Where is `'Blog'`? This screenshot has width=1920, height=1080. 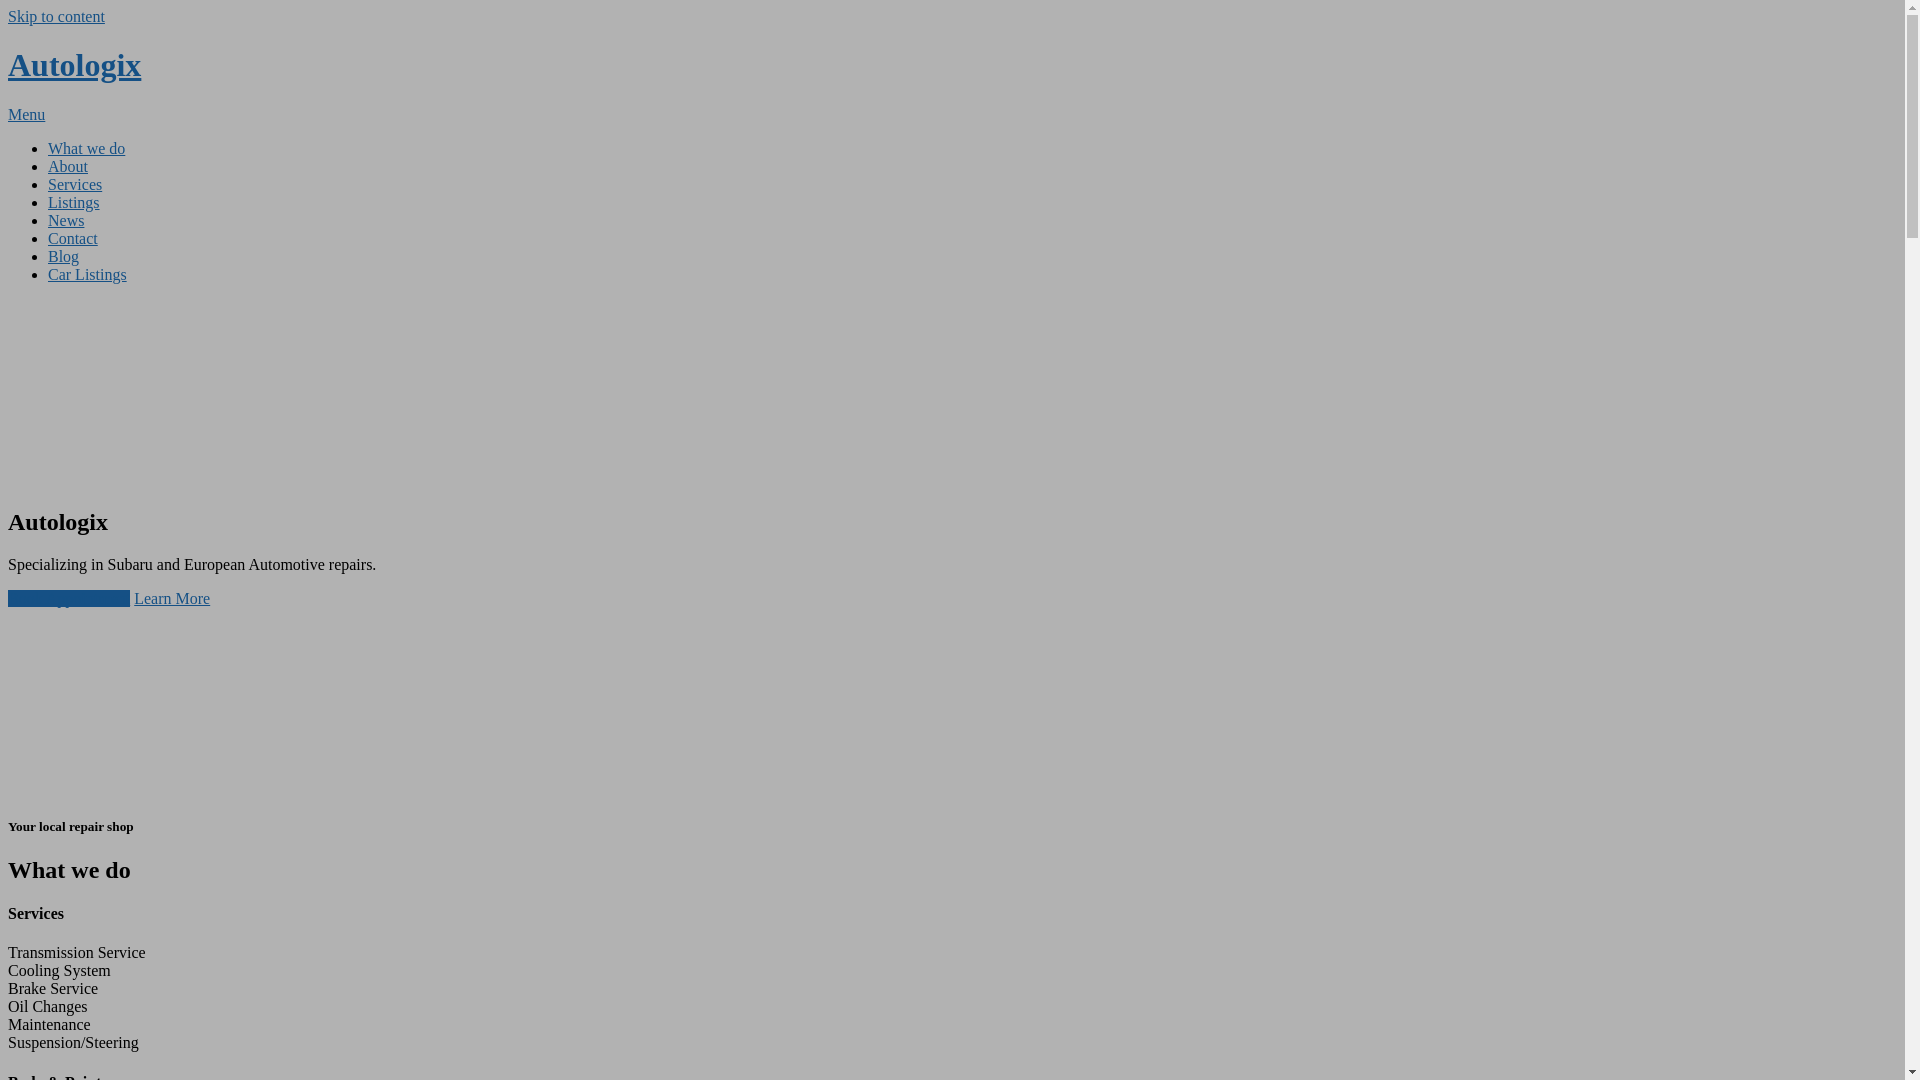 'Blog' is located at coordinates (63, 255).